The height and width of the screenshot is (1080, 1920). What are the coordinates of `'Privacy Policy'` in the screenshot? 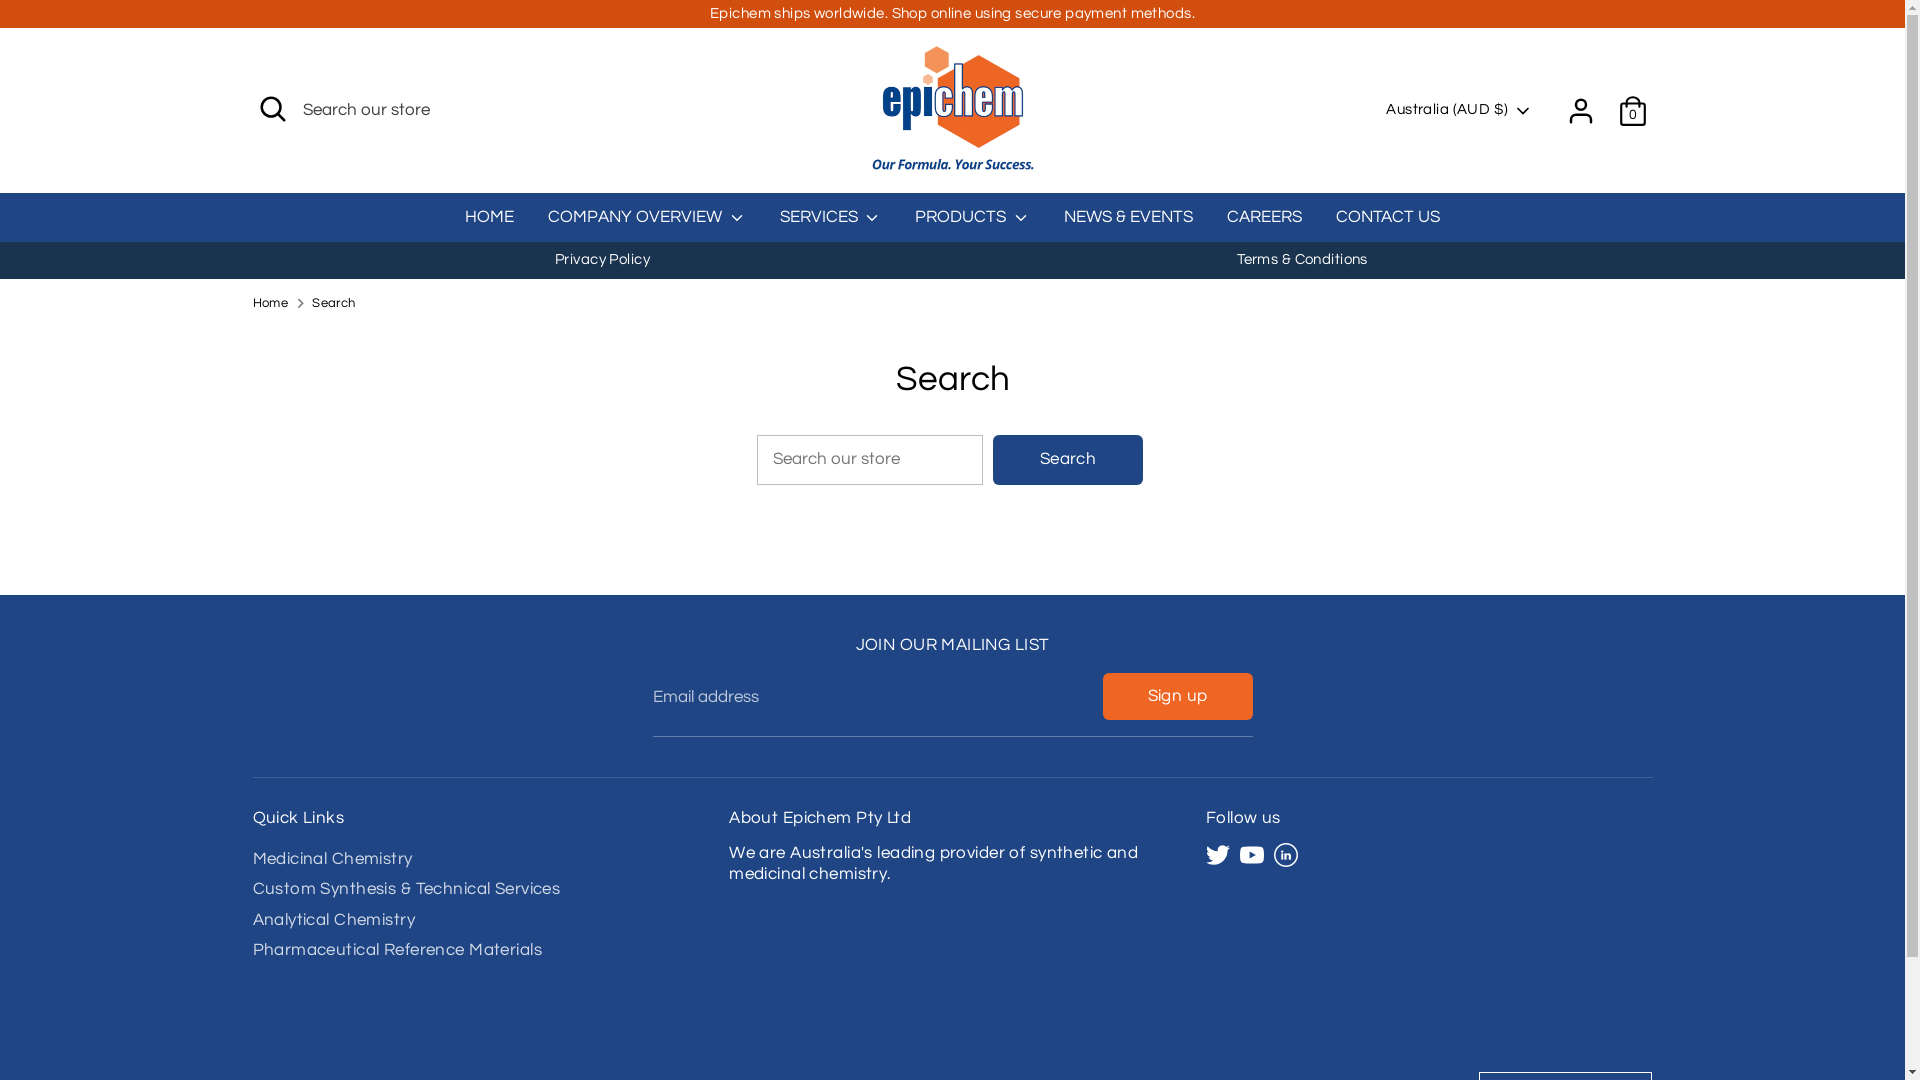 It's located at (601, 258).